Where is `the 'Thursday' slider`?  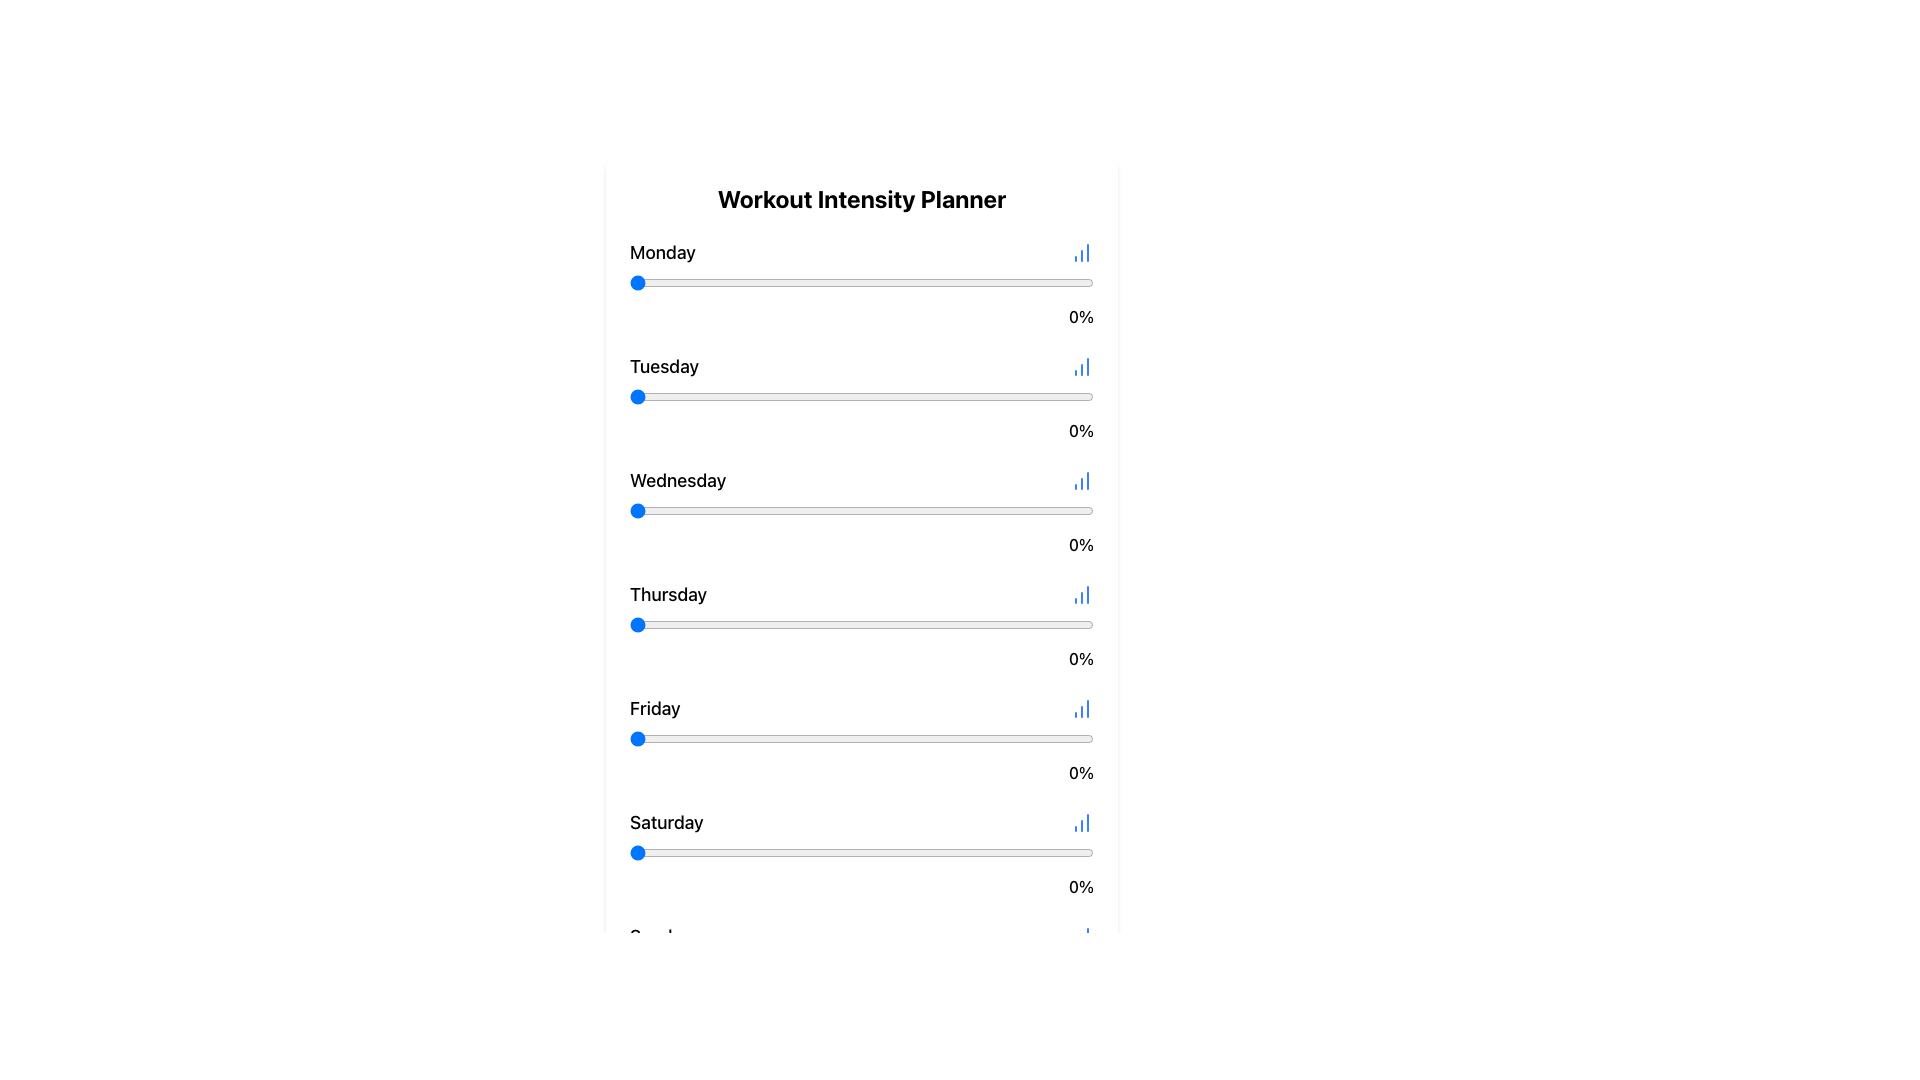
the 'Thursday' slider is located at coordinates (893, 623).